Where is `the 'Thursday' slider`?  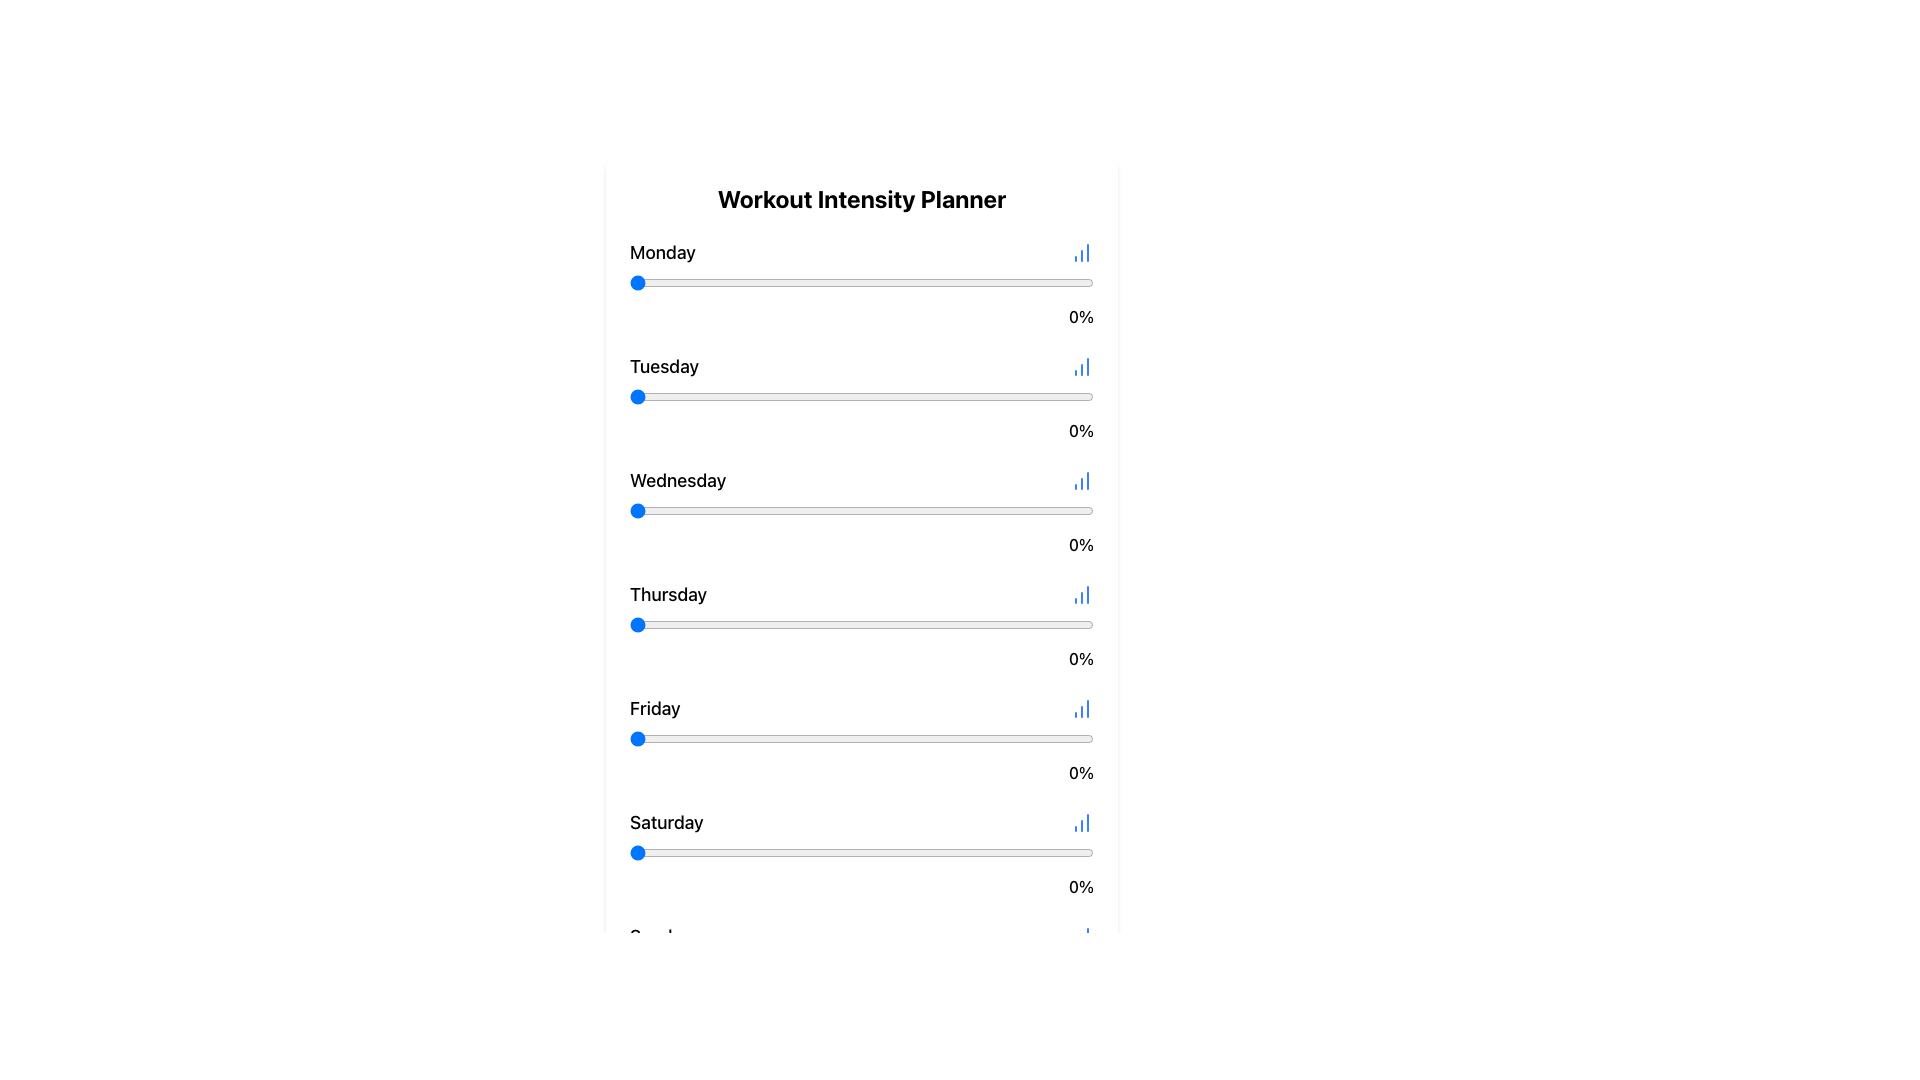
the 'Thursday' slider is located at coordinates (893, 623).